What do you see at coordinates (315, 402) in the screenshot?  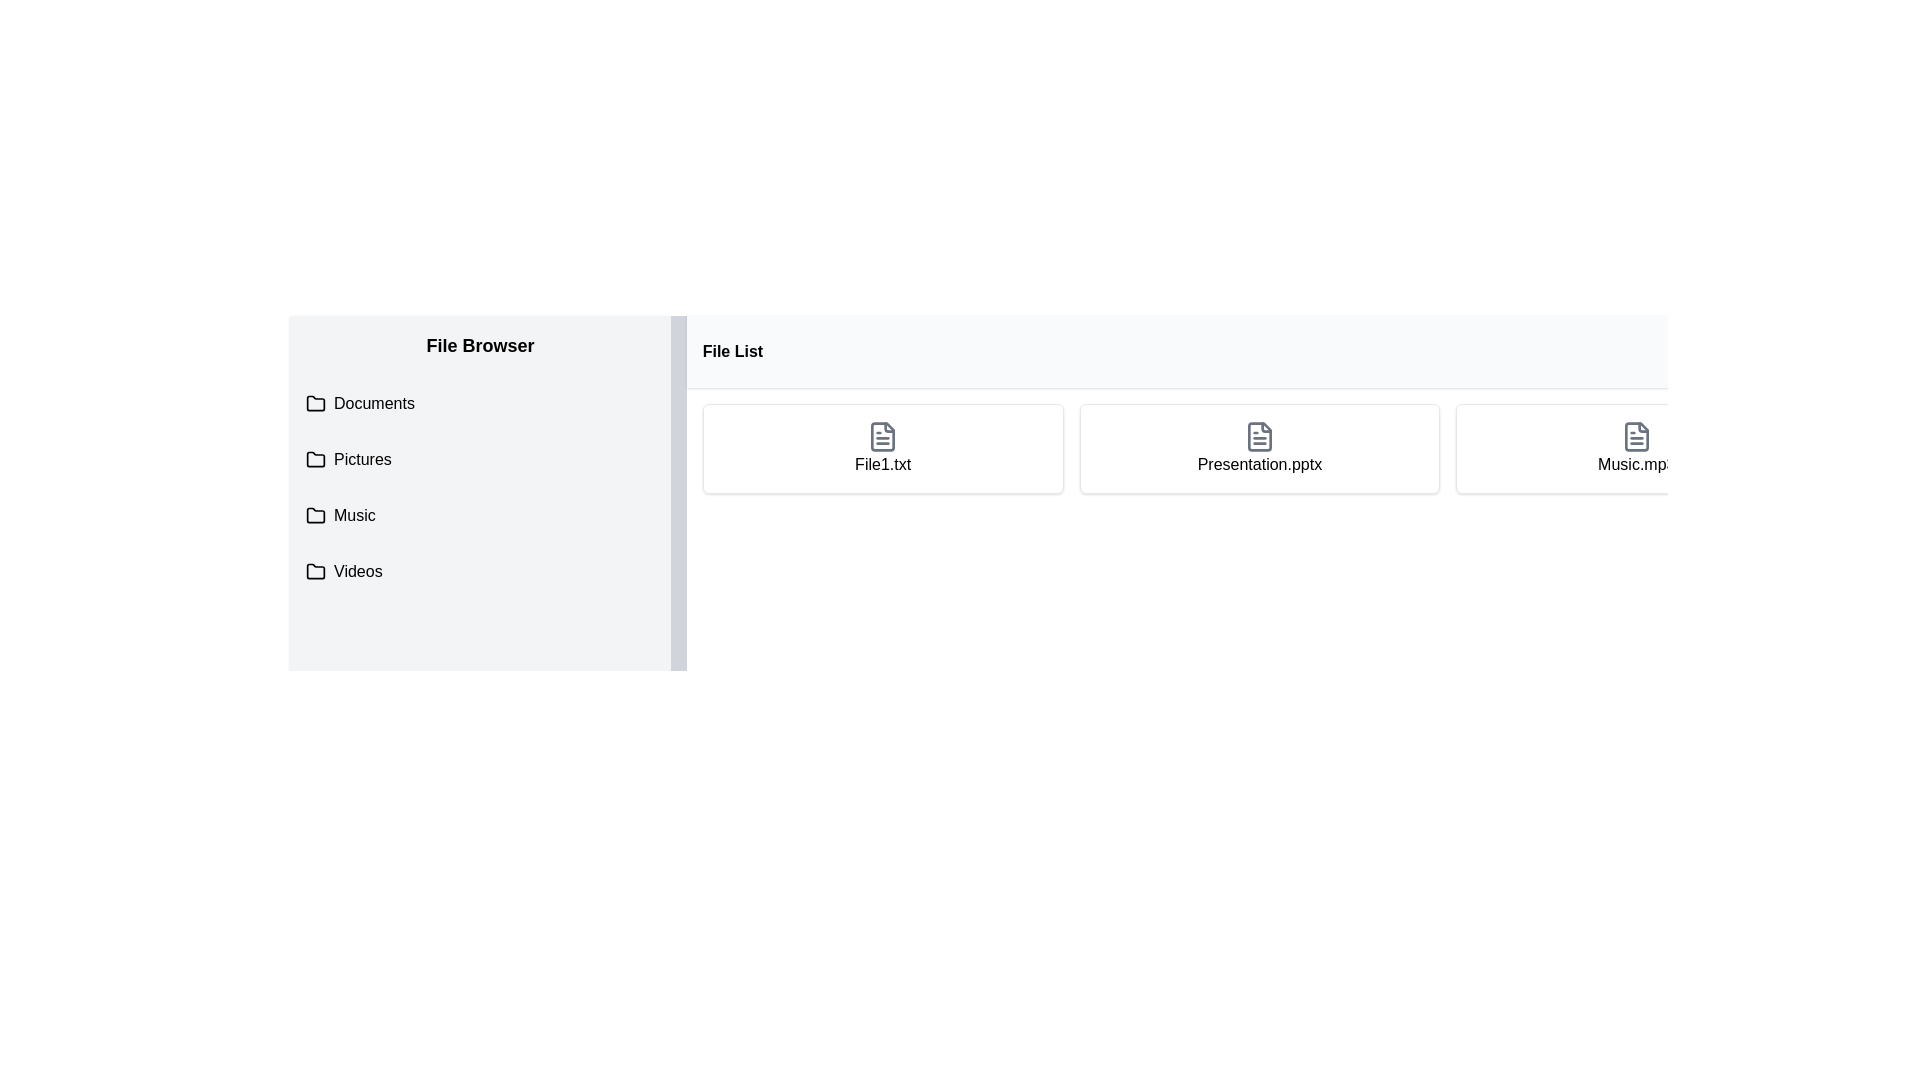 I see `the folder icon located next to the 'Documents' label in the file browser panel, which is the first icon in the list of folder icons` at bounding box center [315, 402].